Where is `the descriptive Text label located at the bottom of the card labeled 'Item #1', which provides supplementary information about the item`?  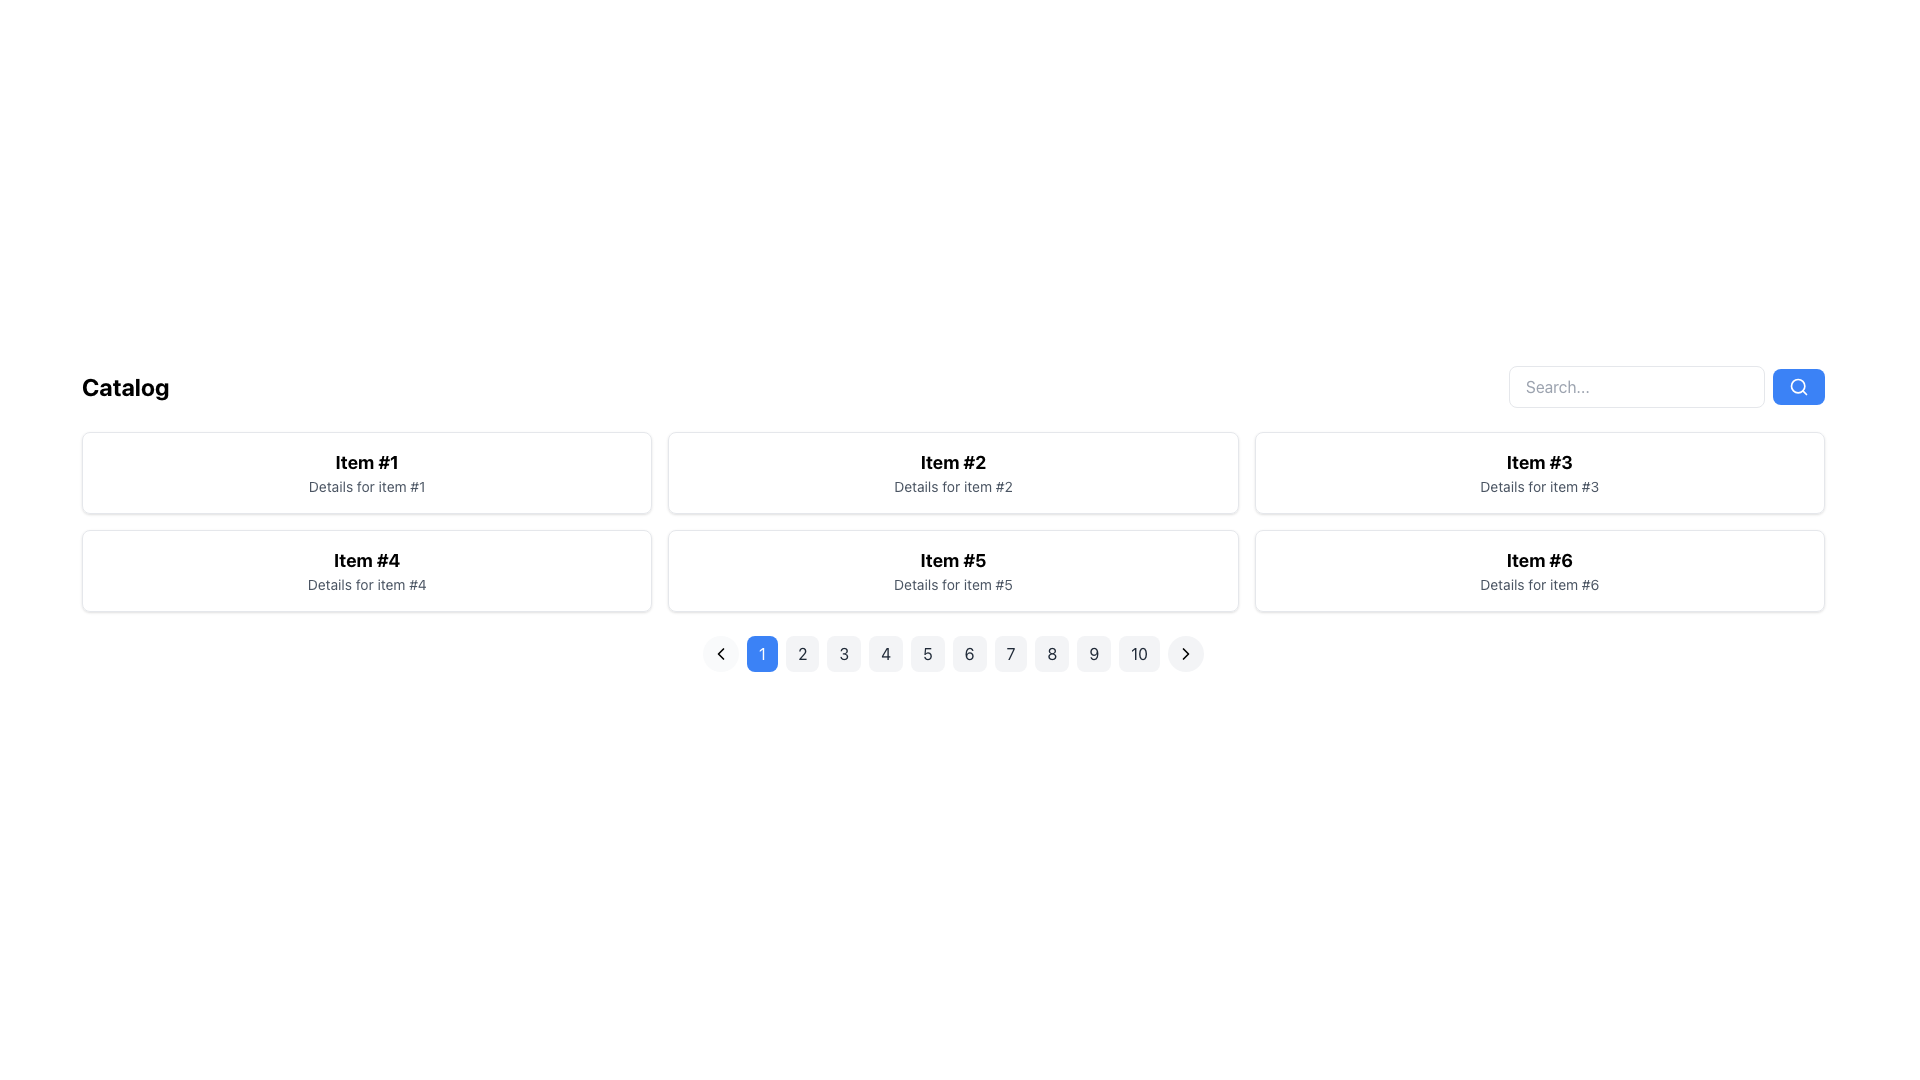
the descriptive Text label located at the bottom of the card labeled 'Item #1', which provides supplementary information about the item is located at coordinates (367, 486).